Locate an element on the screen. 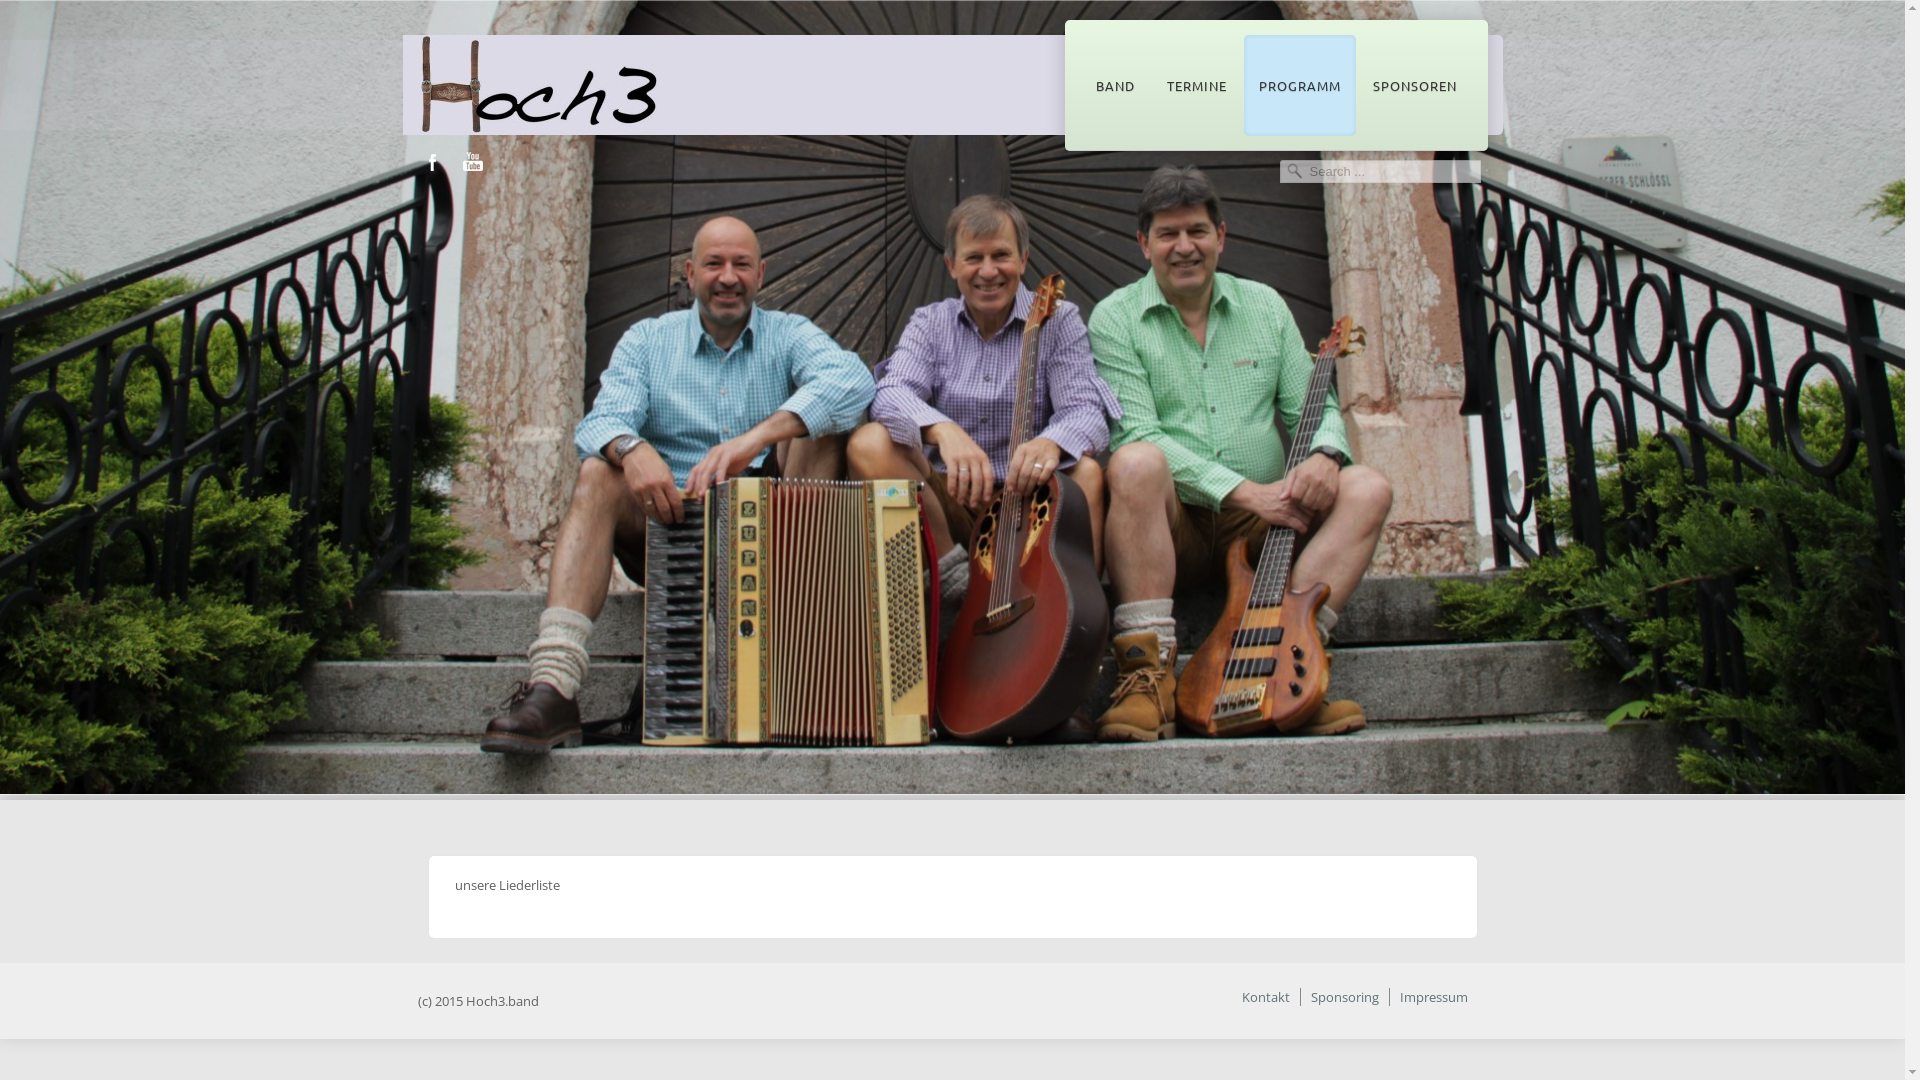  'SPONSOREN' is located at coordinates (1414, 84).